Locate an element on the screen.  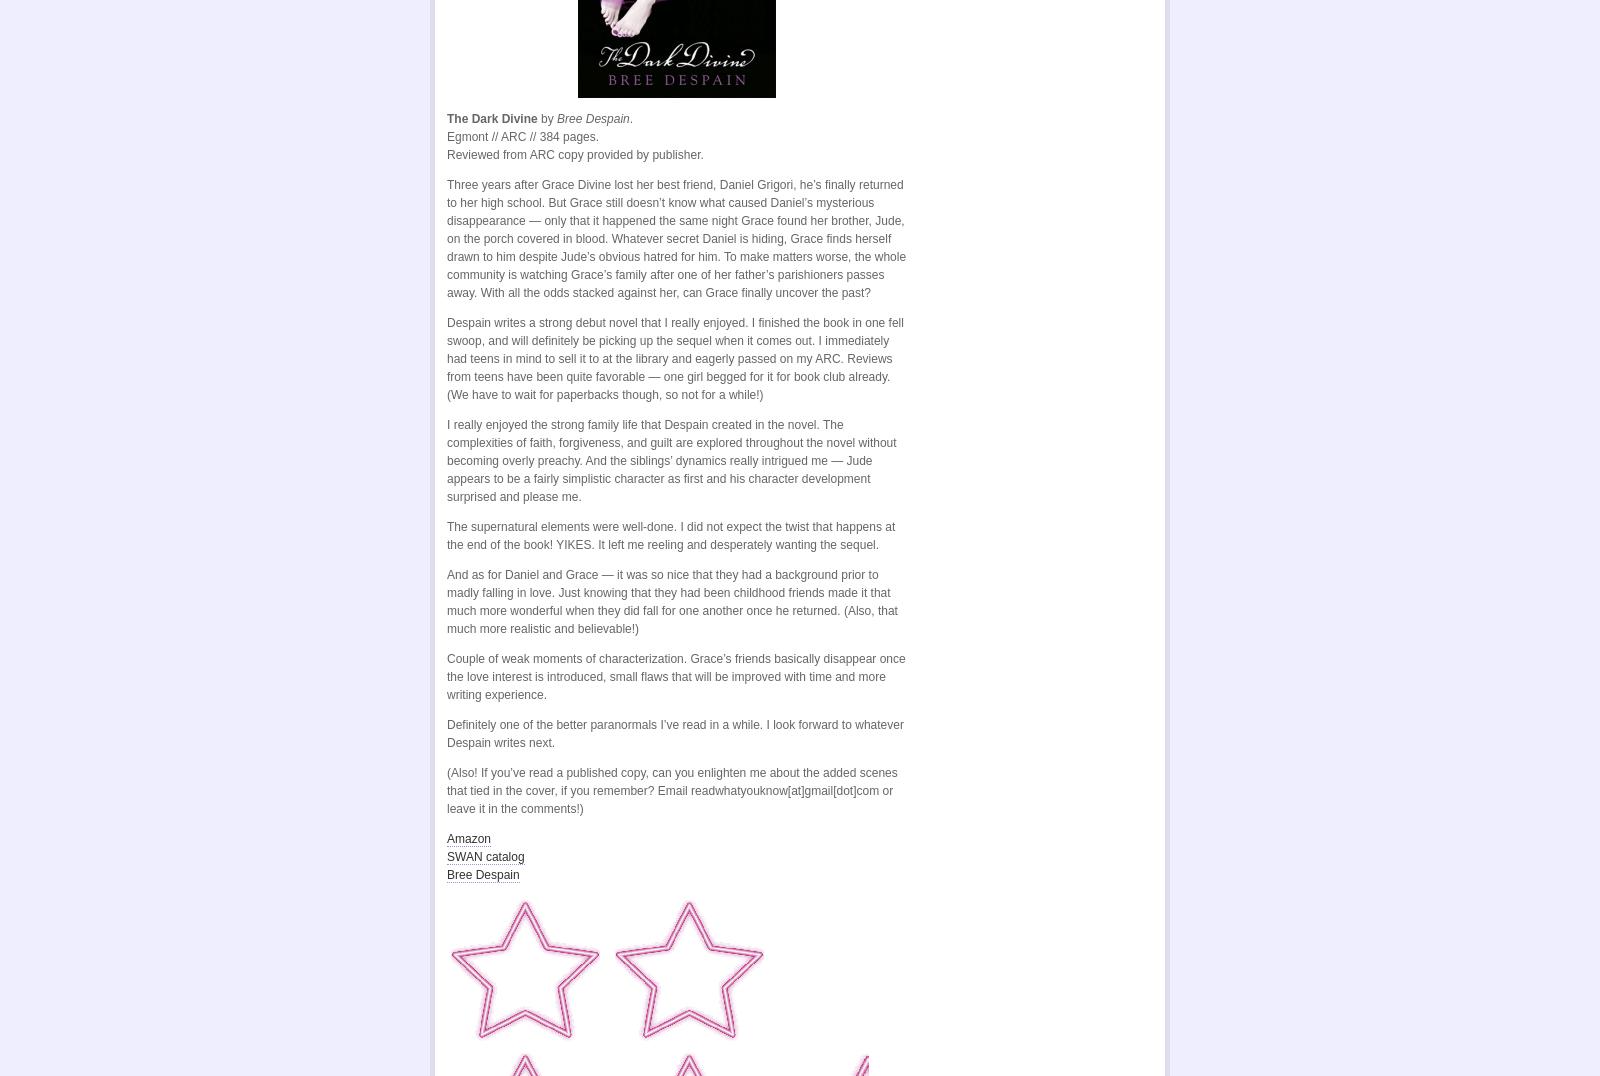
'I really enjoyed the strong family life that Despain created in the novel. The complexities of faith, forgiveness, and guilt are explored throughout the novel without becoming overly preachy. And the siblings’ dynamics really intrigued me — Jude appears to be a fairly simplistic character as first and his character development surprised and please me.' is located at coordinates (671, 459).